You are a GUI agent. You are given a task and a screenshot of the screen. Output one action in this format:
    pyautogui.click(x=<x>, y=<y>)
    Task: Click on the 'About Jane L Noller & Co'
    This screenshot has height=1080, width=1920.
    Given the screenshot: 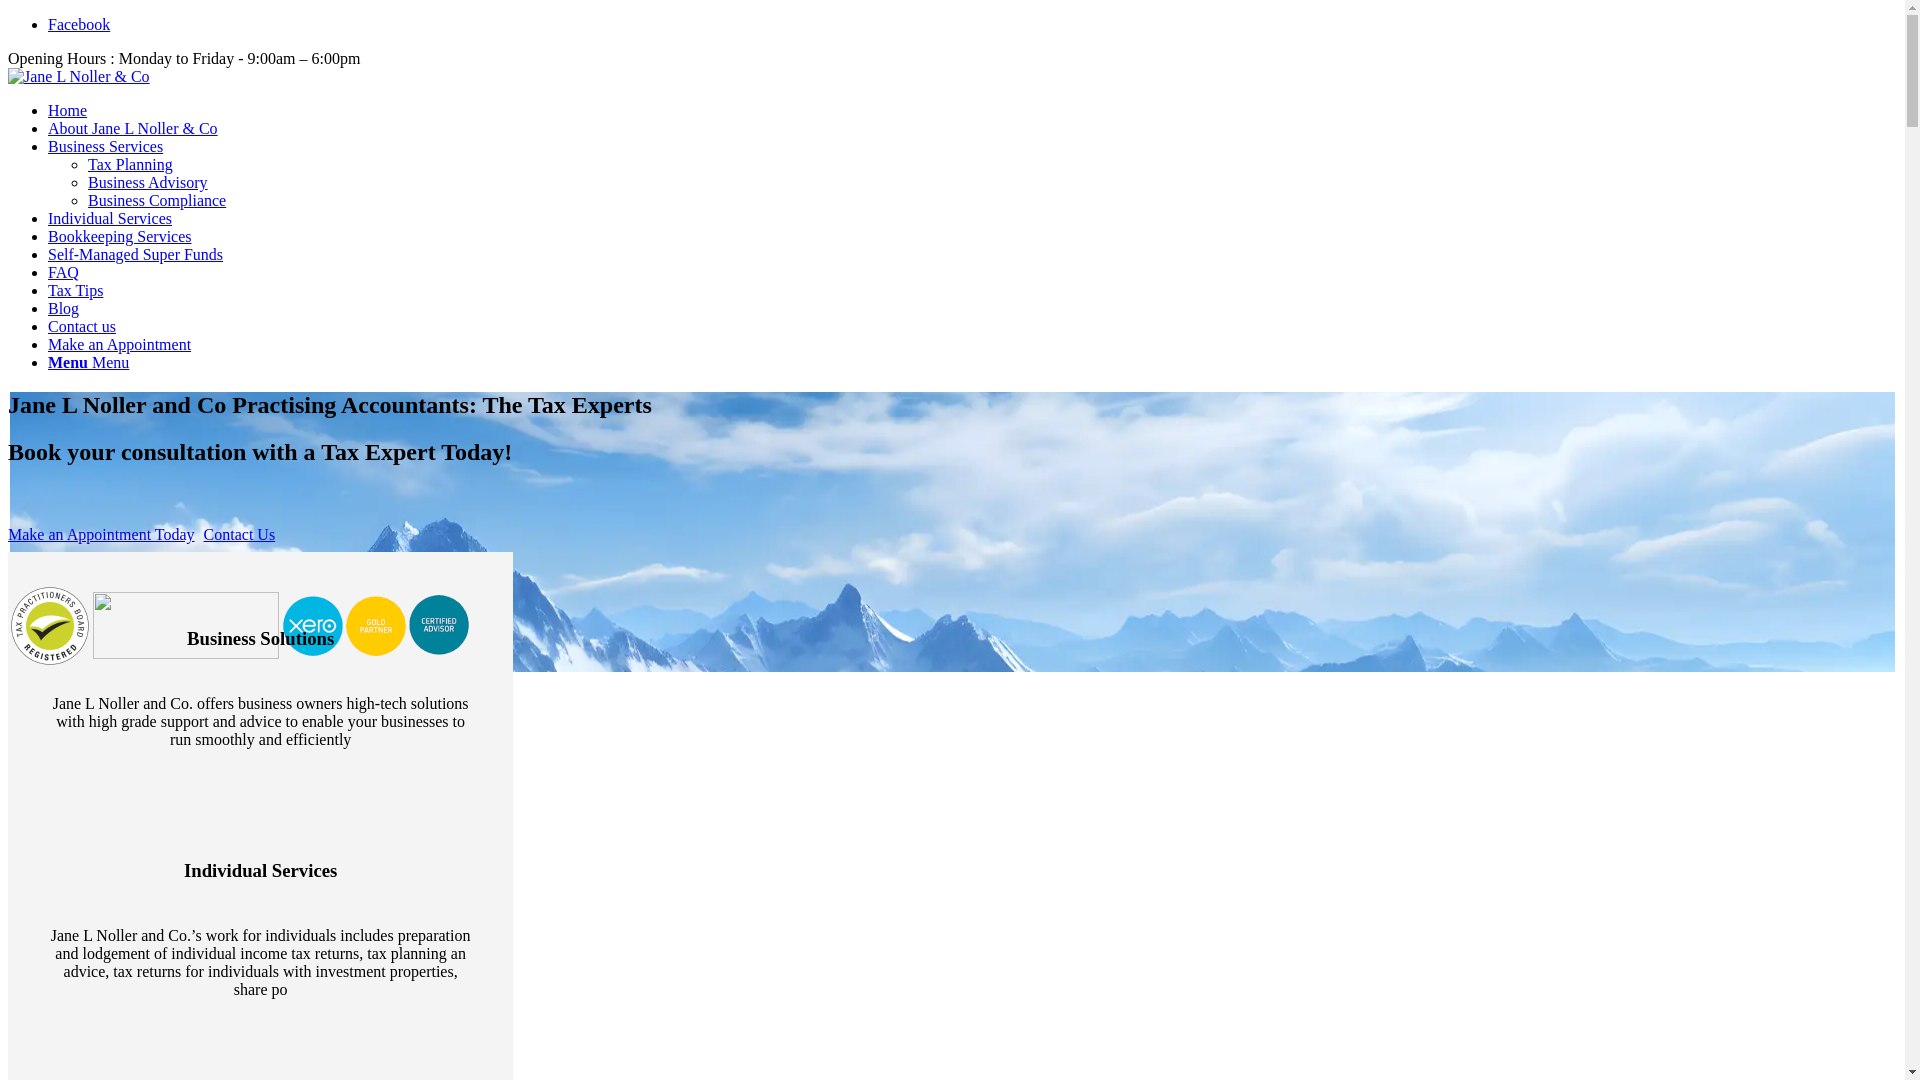 What is the action you would take?
    pyautogui.click(x=132, y=128)
    